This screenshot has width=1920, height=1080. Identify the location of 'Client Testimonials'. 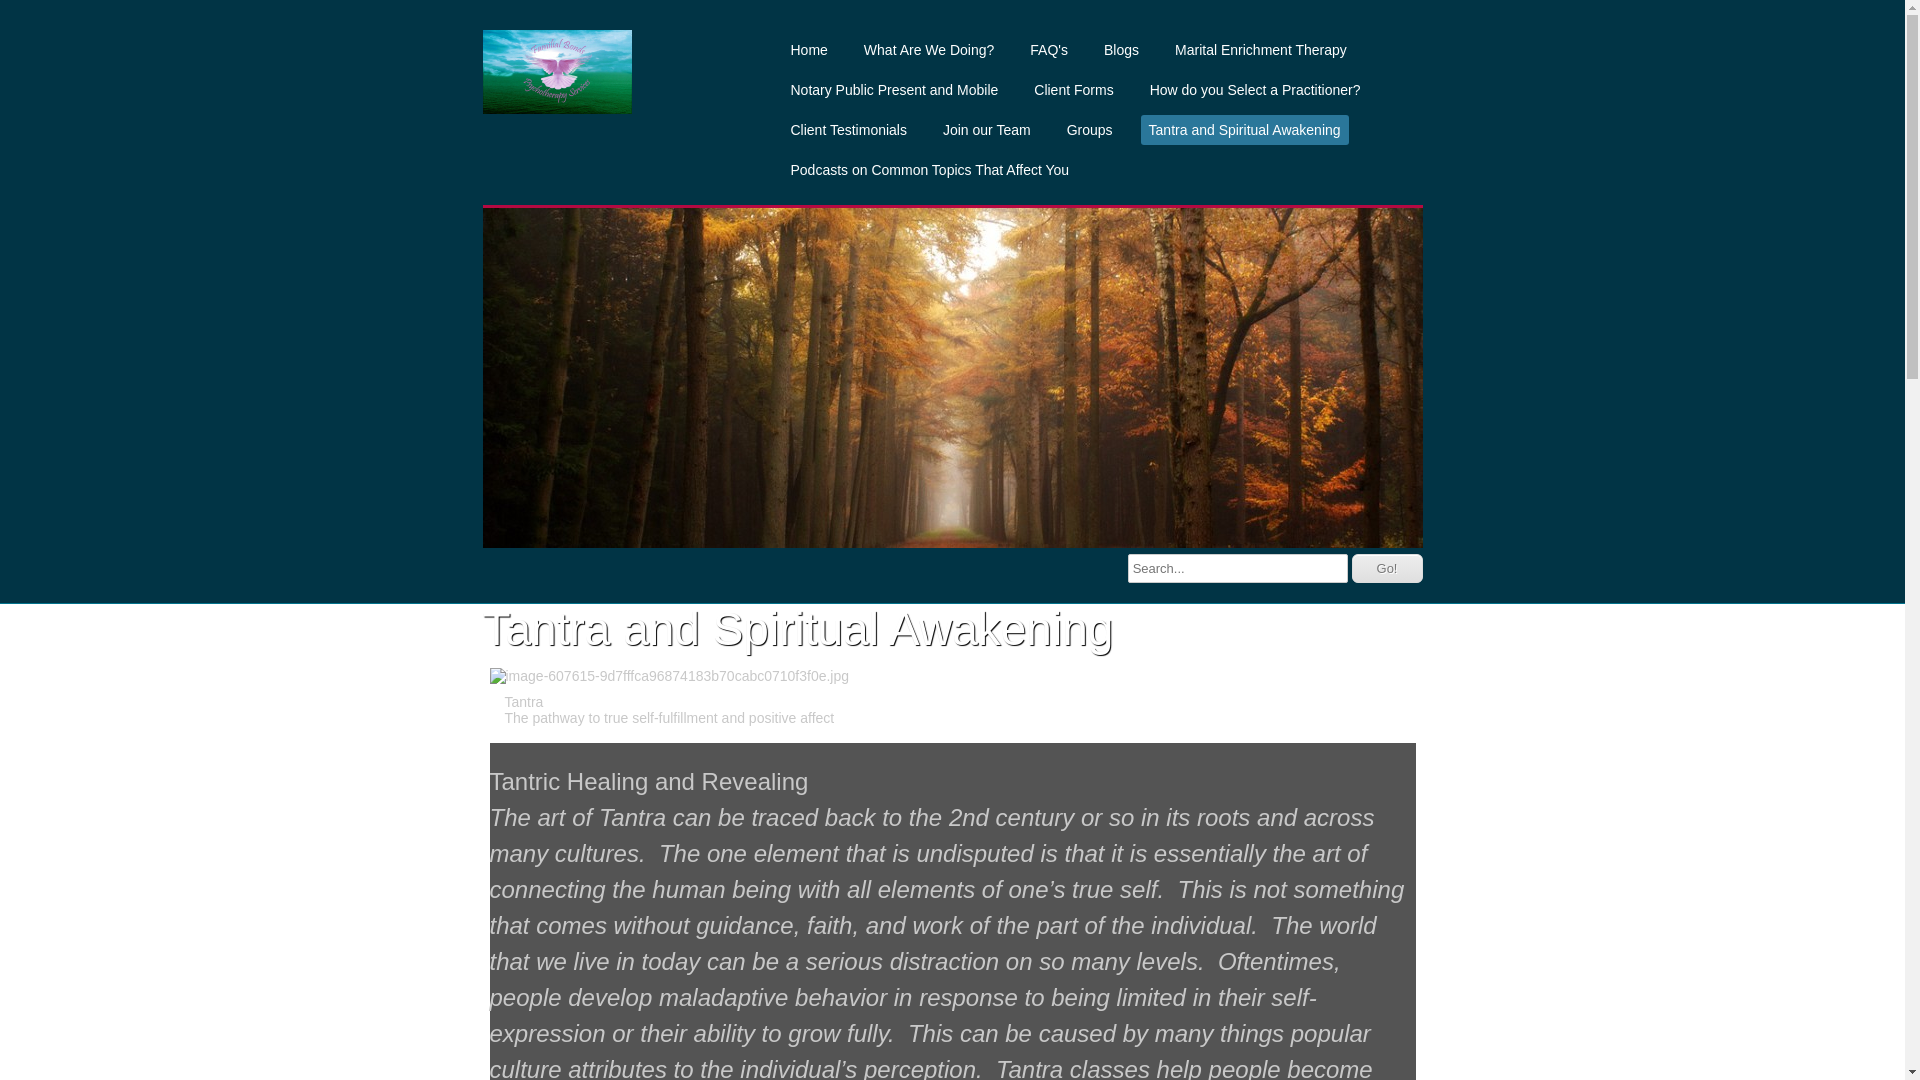
(848, 130).